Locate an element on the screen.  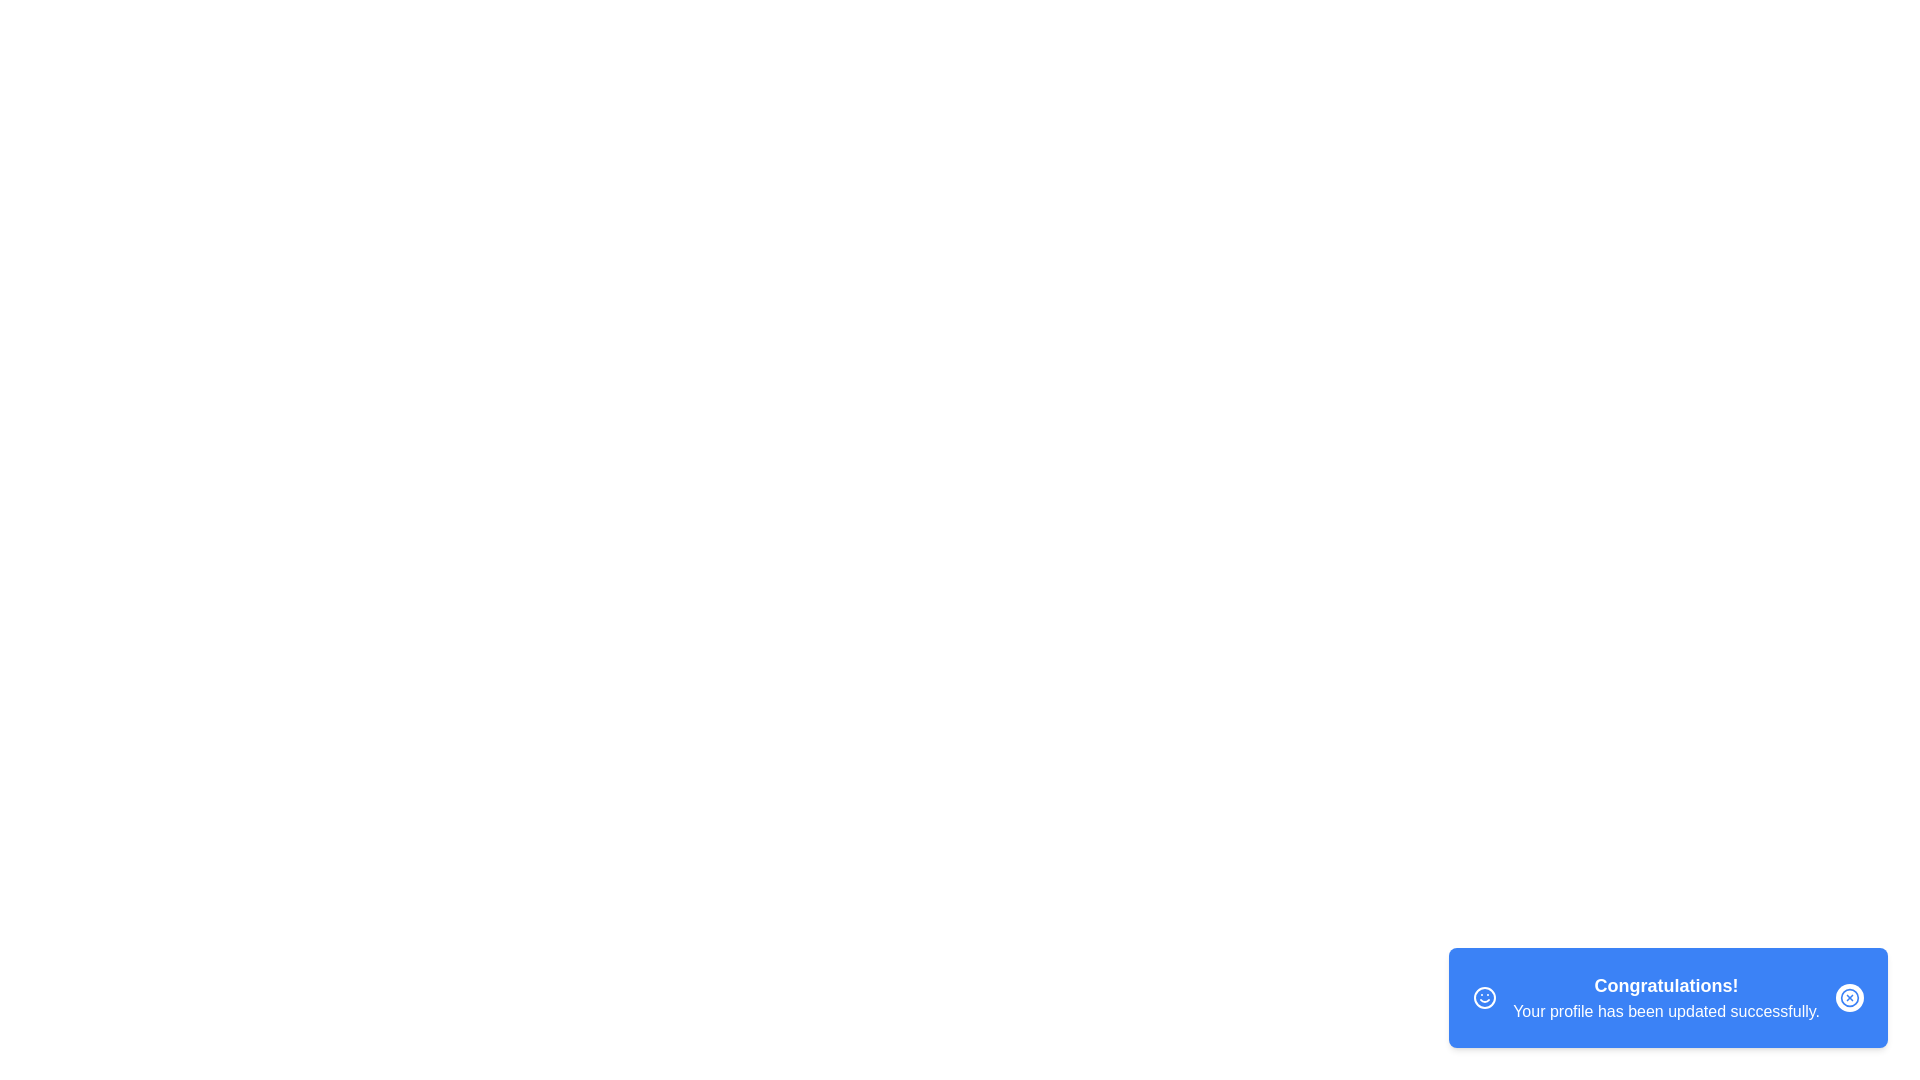
the smiley icon to inspect its behavior or details is located at coordinates (1484, 998).